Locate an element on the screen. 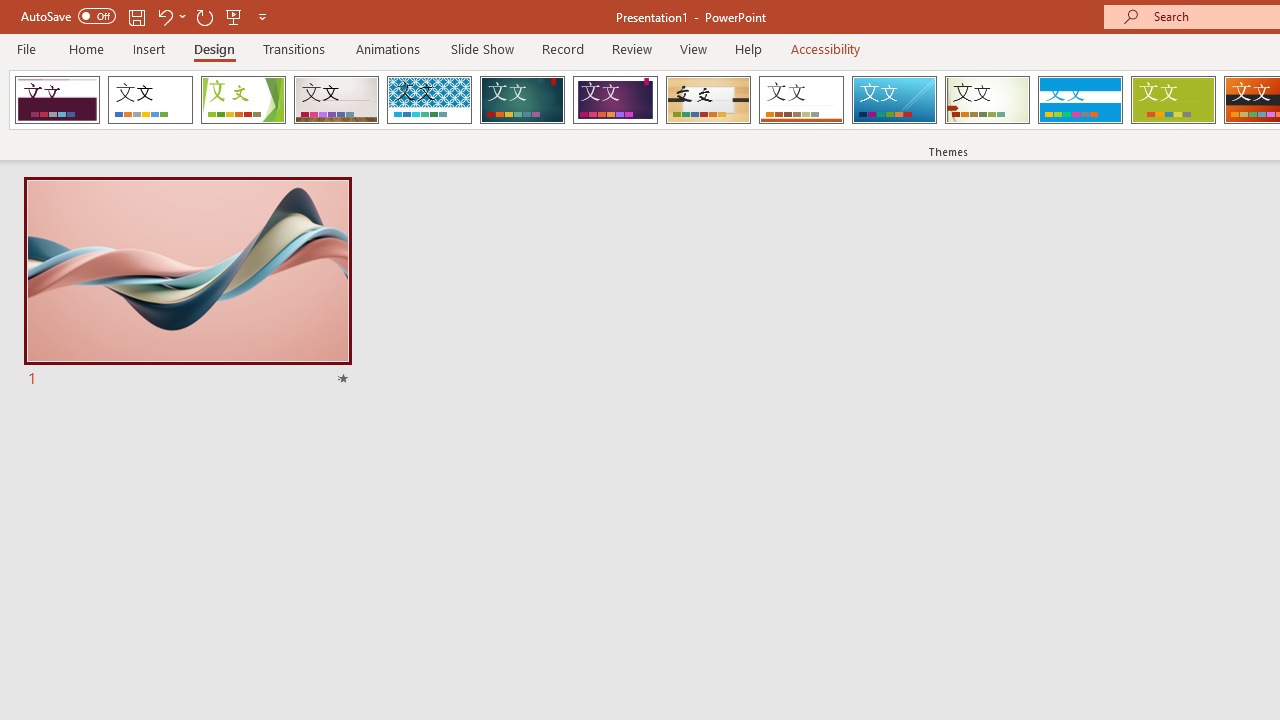 This screenshot has height=720, width=1280. 'Slice' is located at coordinates (893, 100).